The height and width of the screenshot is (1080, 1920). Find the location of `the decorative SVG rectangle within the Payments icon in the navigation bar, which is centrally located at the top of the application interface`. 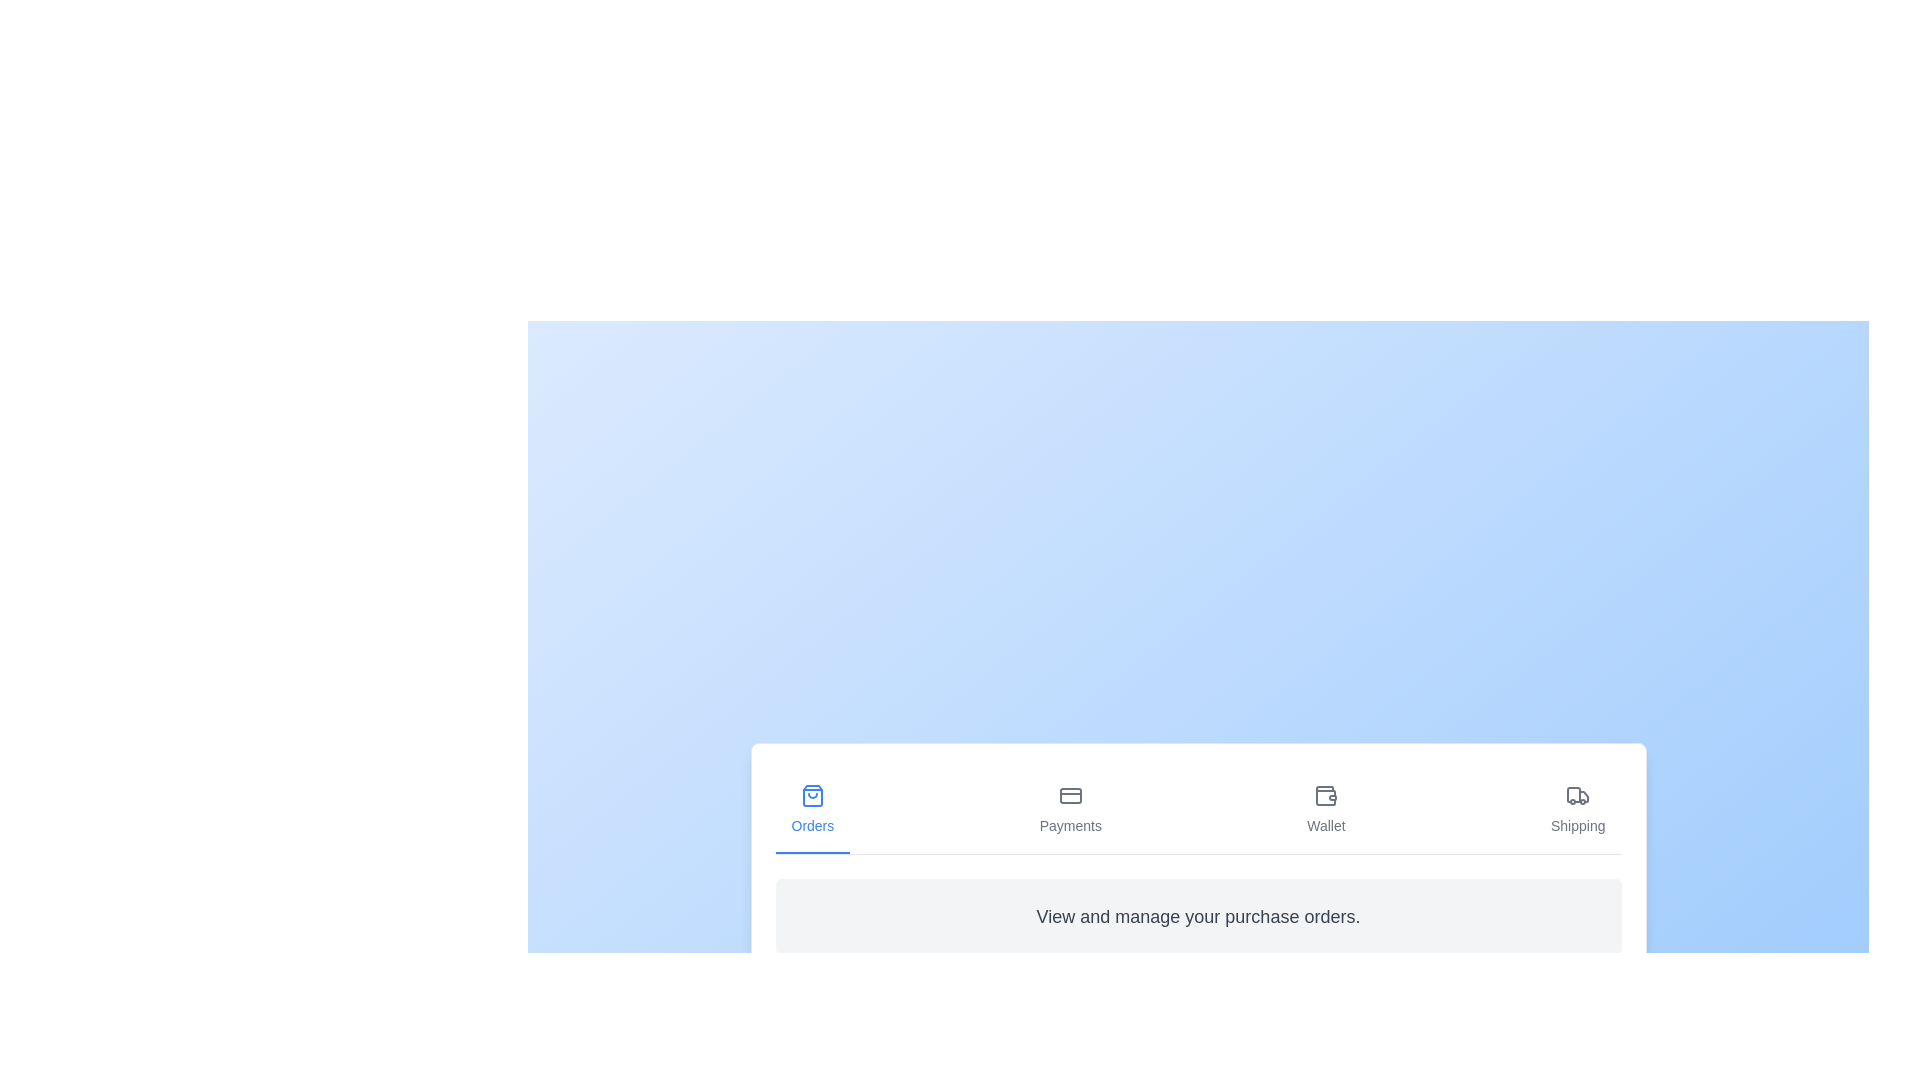

the decorative SVG rectangle within the Payments icon in the navigation bar, which is centrally located at the top of the application interface is located at coordinates (1069, 794).